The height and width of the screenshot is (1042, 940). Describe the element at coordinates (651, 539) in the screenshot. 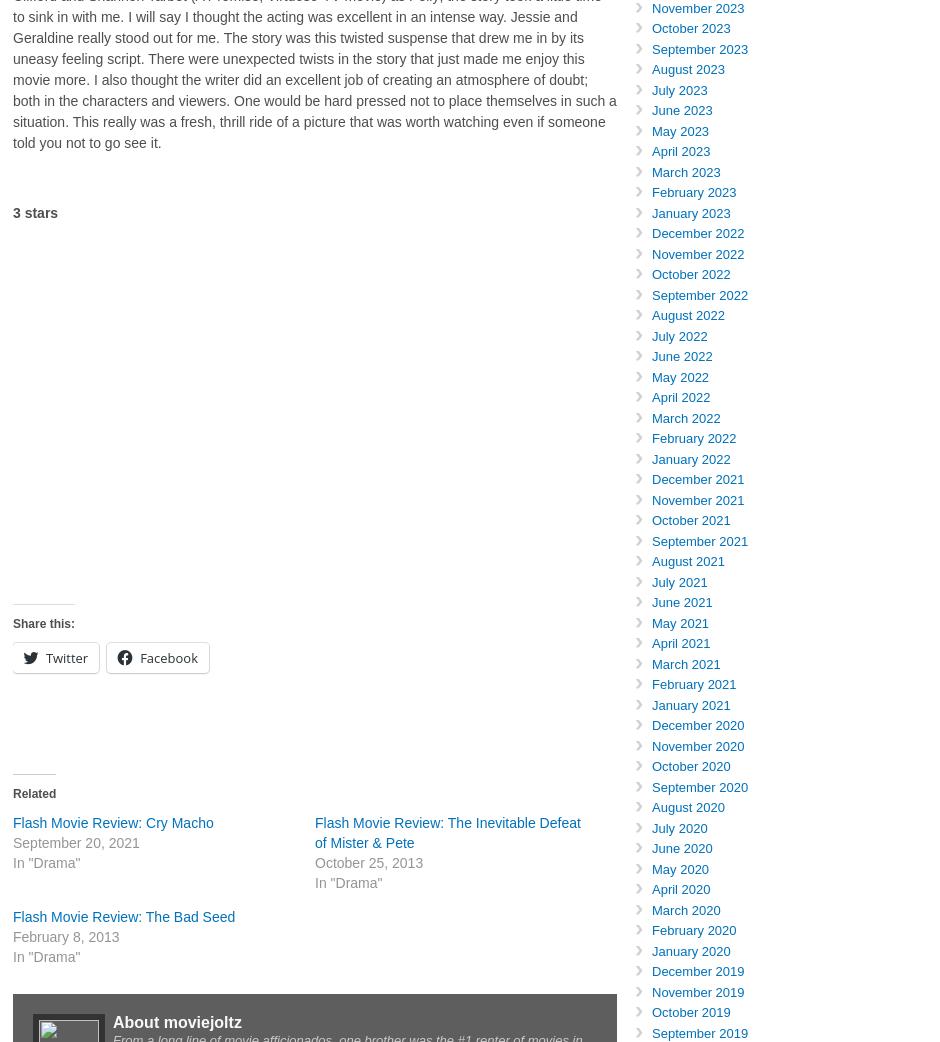

I see `'September 2021'` at that location.